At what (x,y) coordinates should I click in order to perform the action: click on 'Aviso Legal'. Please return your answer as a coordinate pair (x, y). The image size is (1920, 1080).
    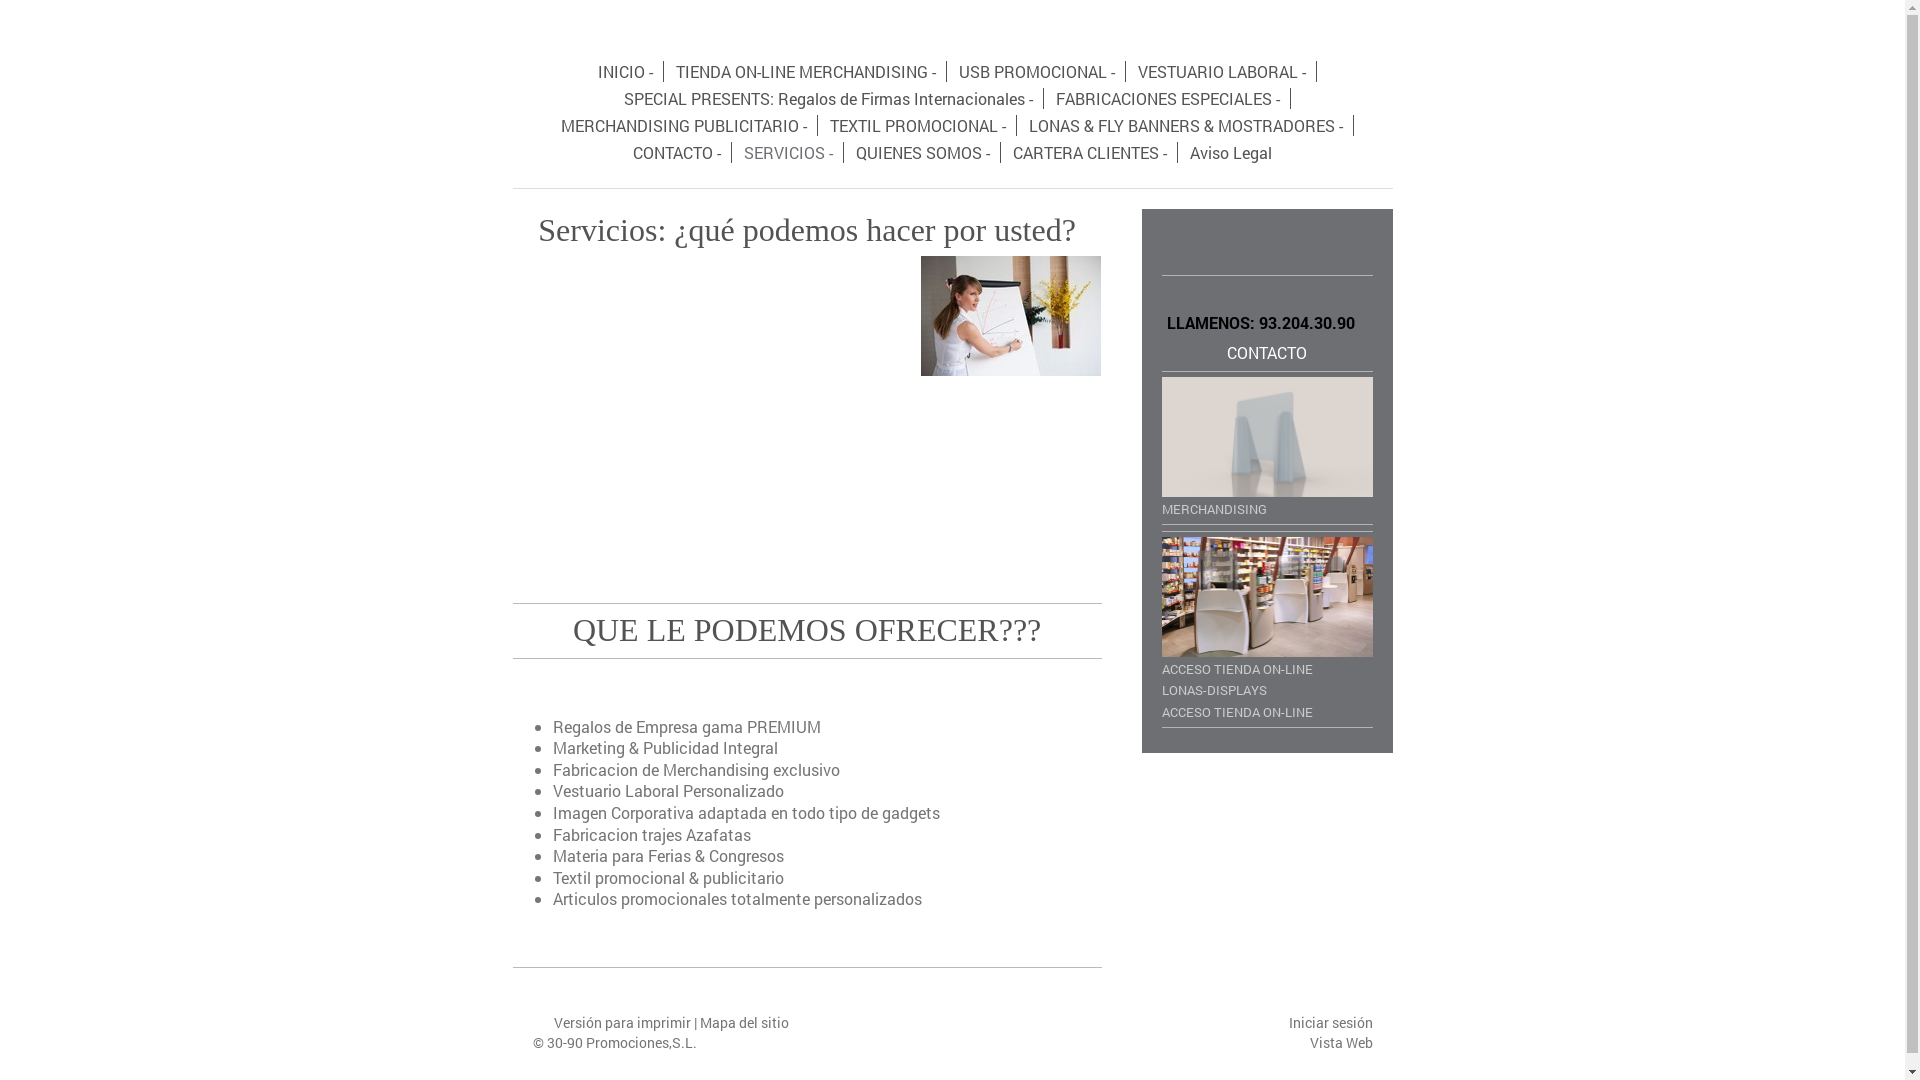
    Looking at the image, I should click on (1229, 151).